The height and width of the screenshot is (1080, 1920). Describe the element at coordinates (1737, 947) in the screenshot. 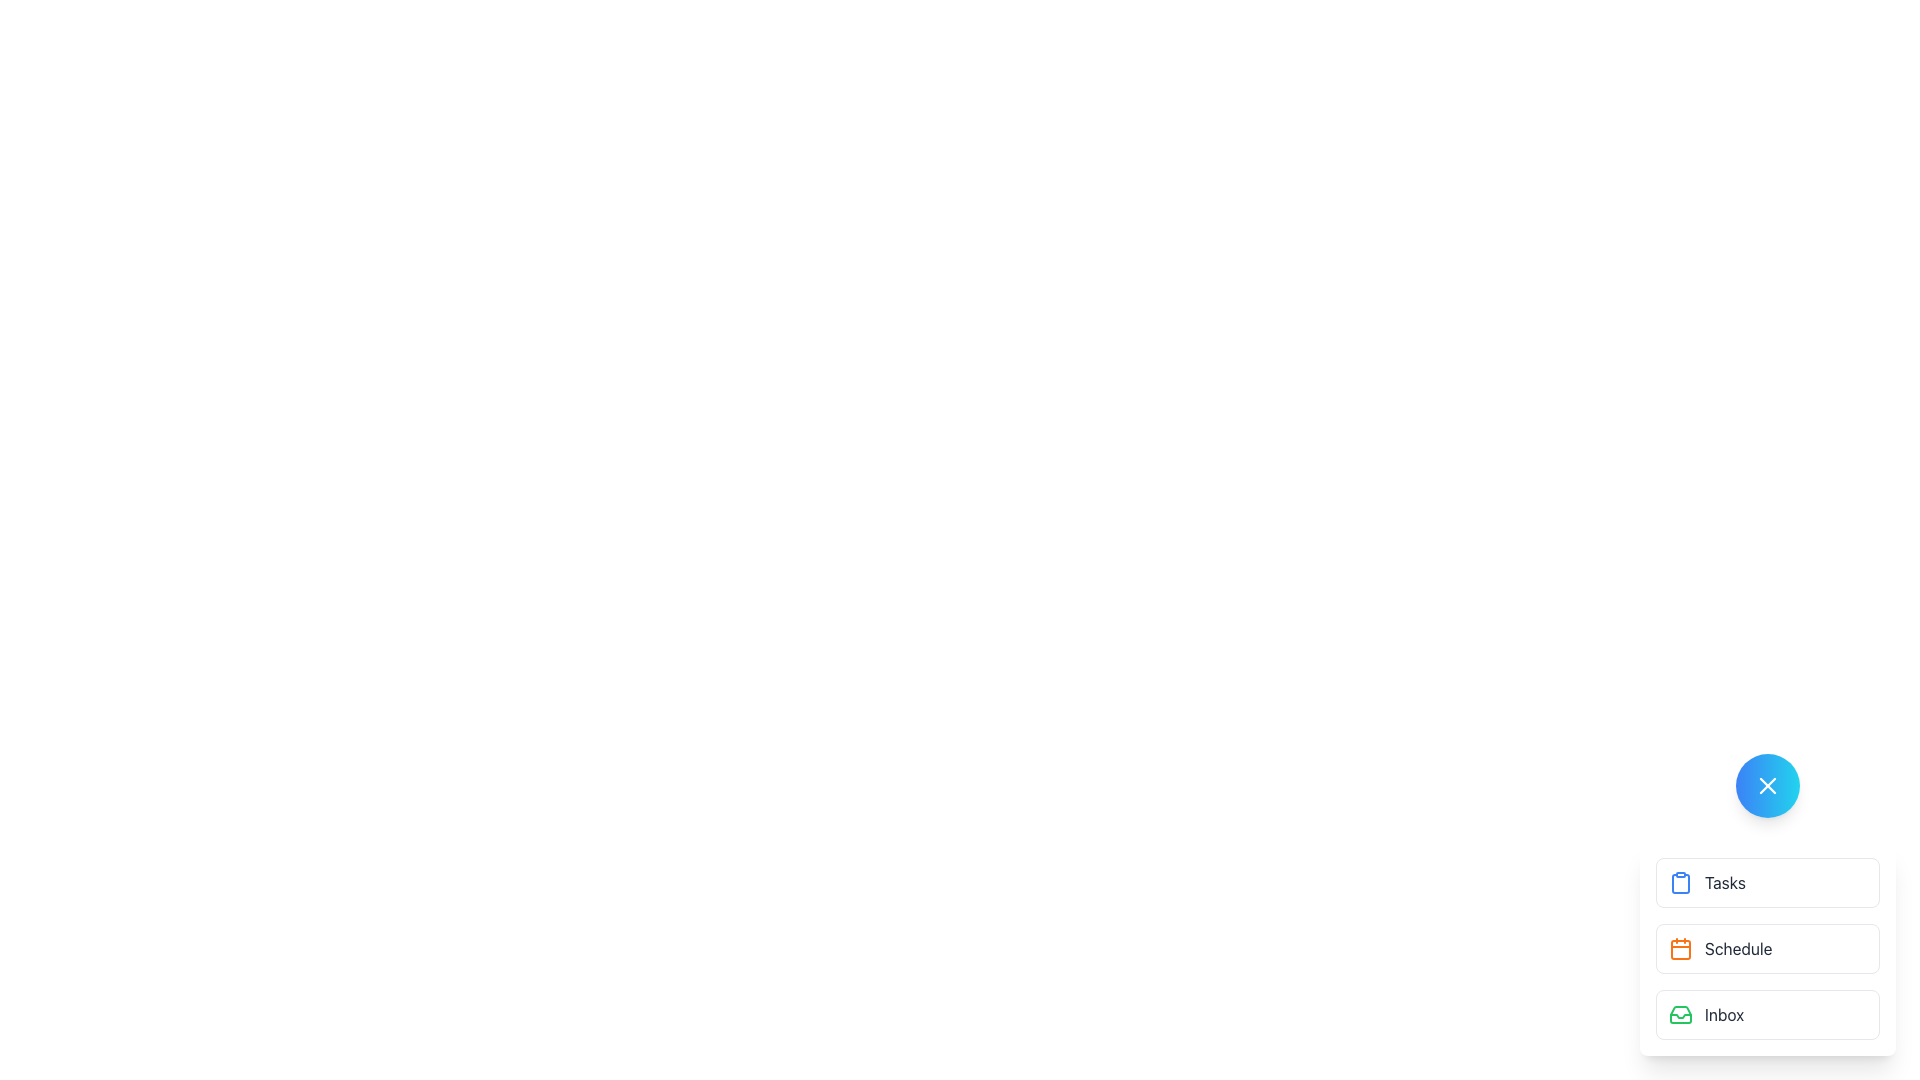

I see `the 'Schedule' text label, which is styled in dark gray and positioned in the middle of a light background section, next to an orange calendar icon` at that location.